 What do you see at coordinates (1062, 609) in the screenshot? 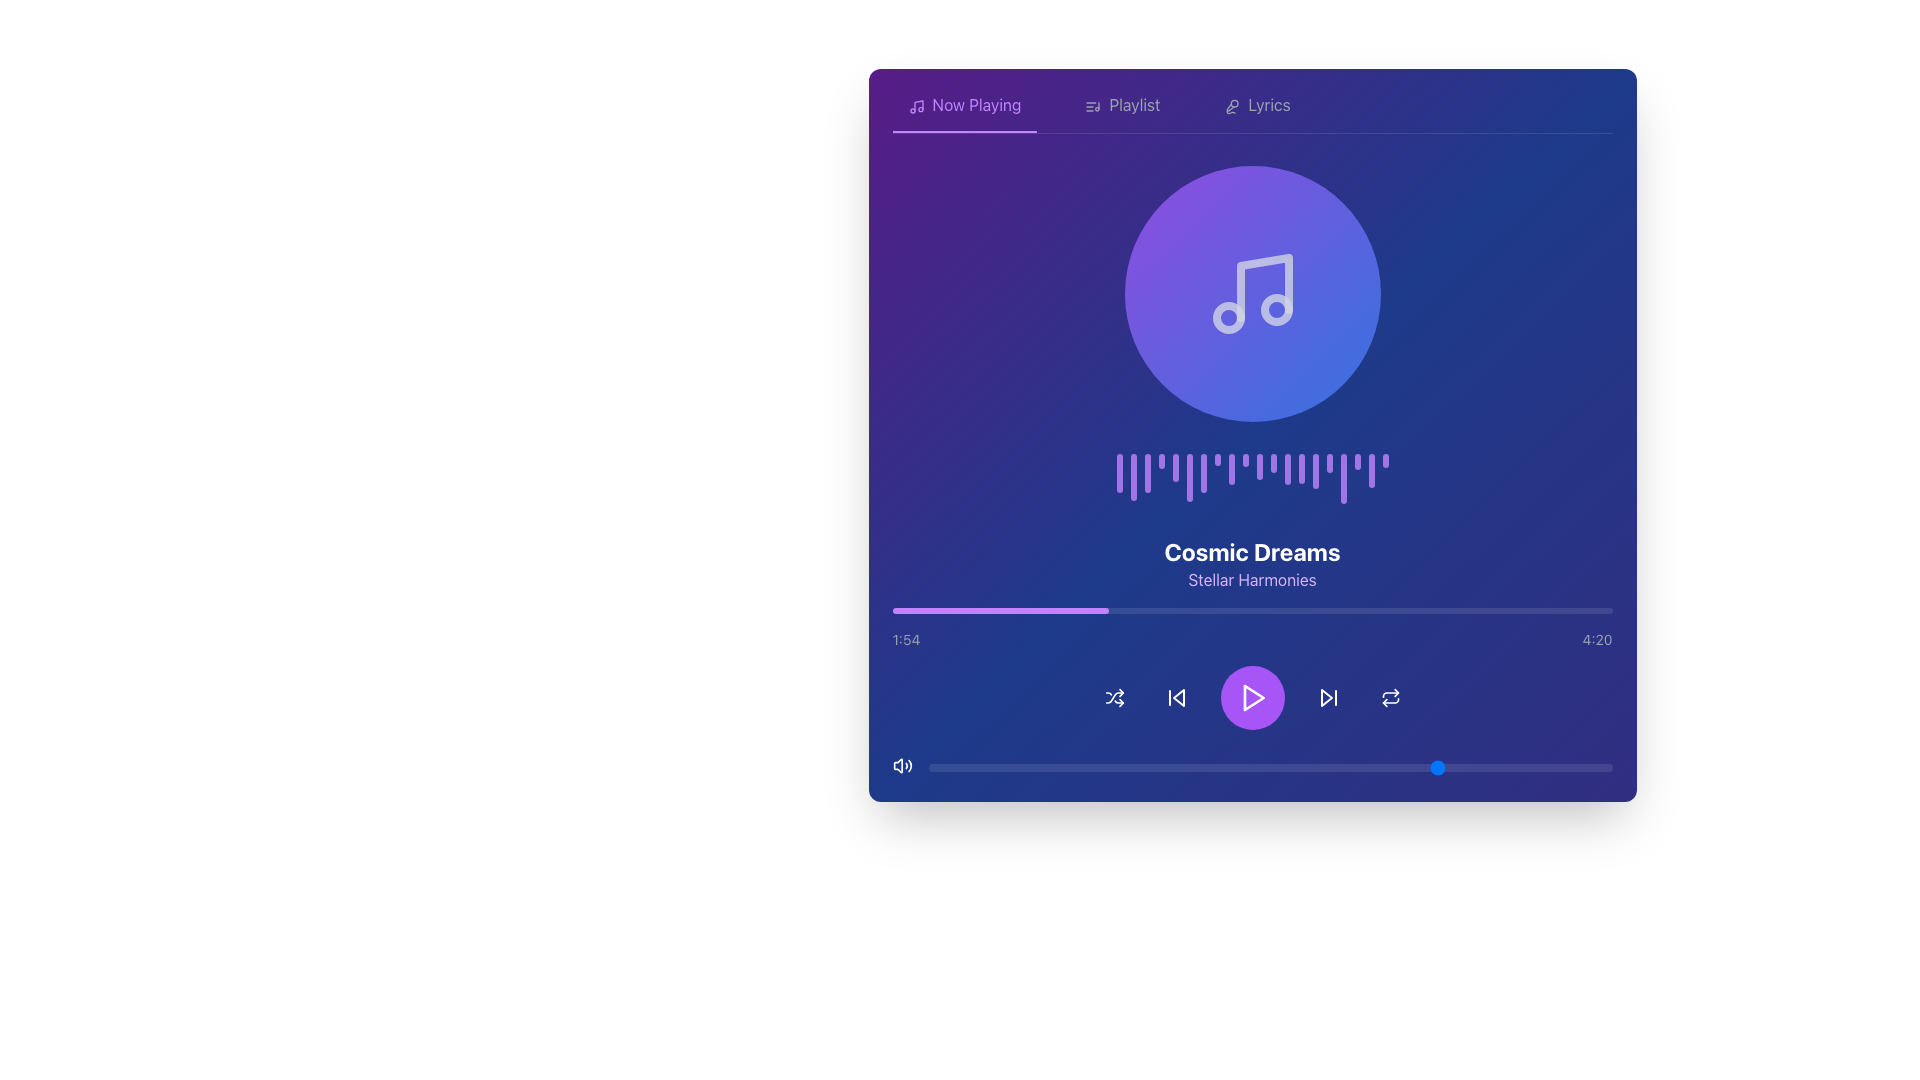
I see `playback progress` at bounding box center [1062, 609].